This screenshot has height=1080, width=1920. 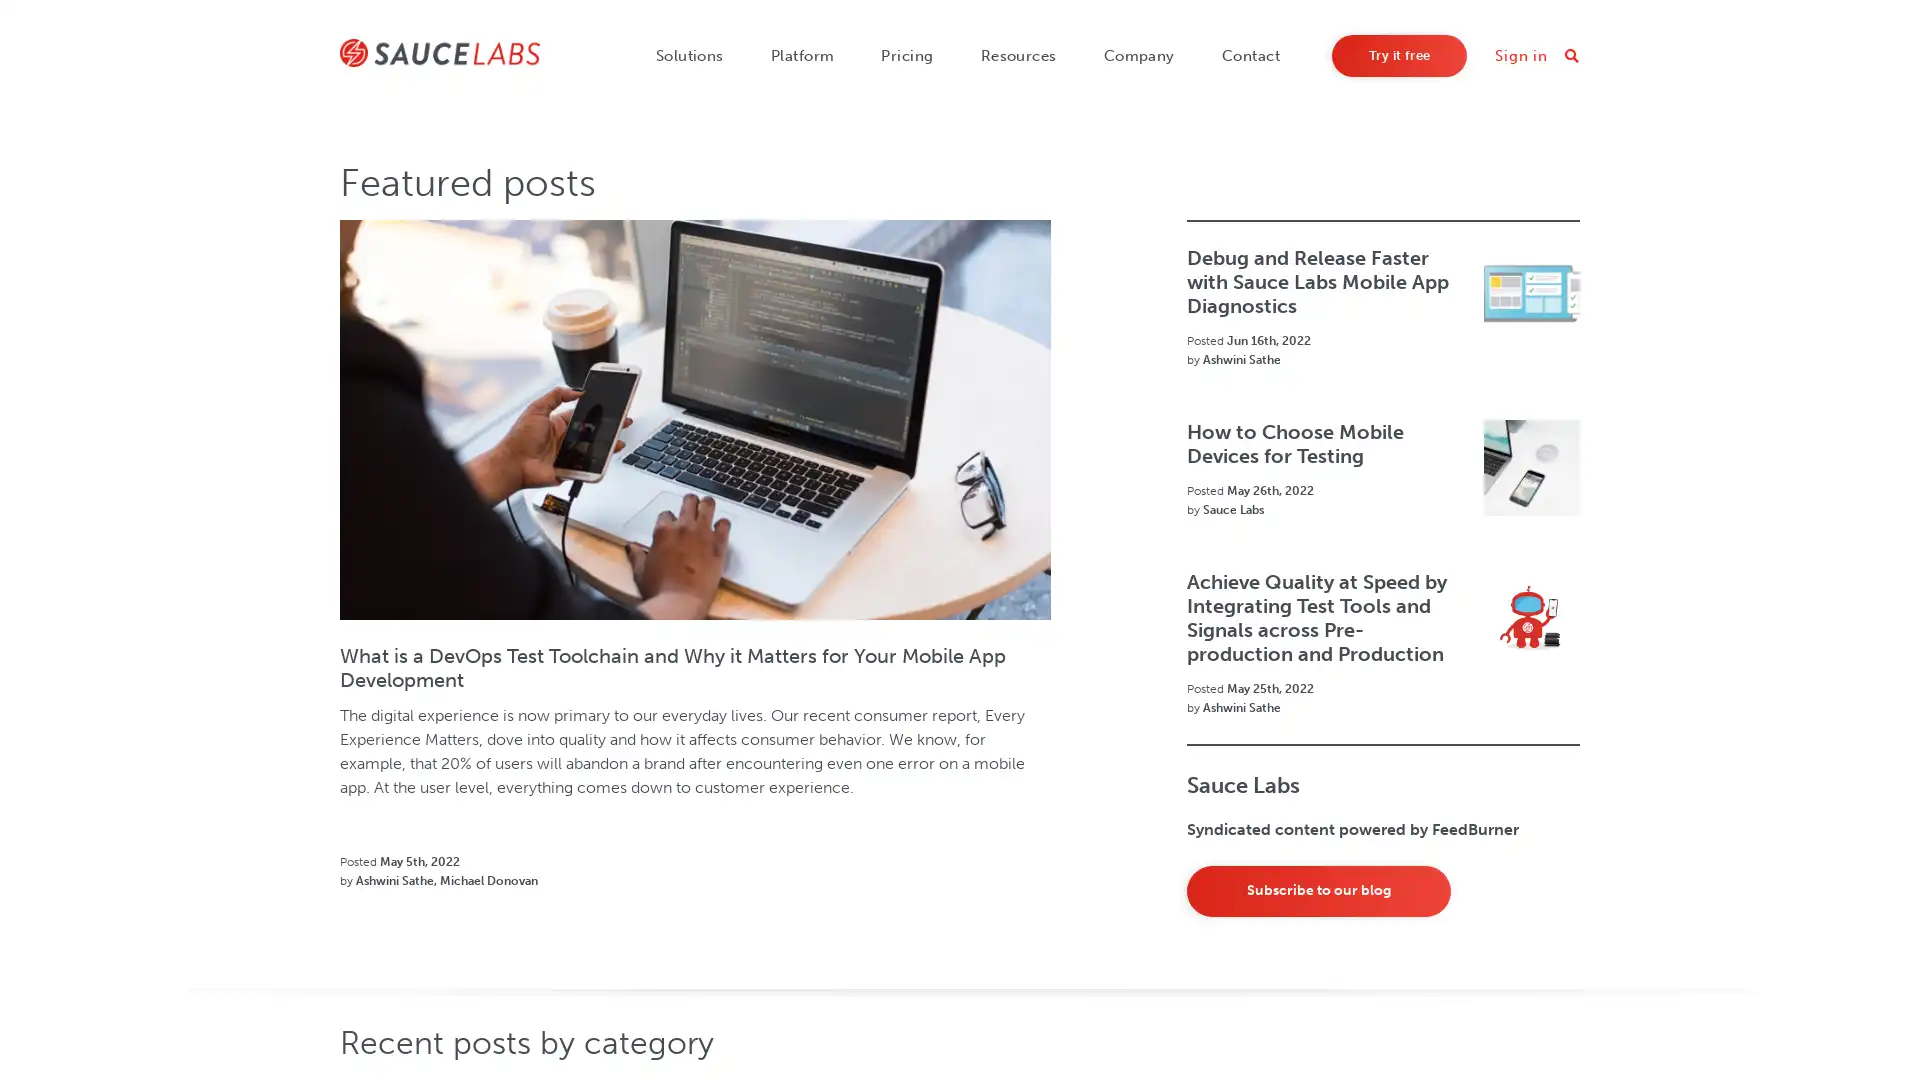 What do you see at coordinates (1560, 1019) in the screenshot?
I see `Accept All and Continue` at bounding box center [1560, 1019].